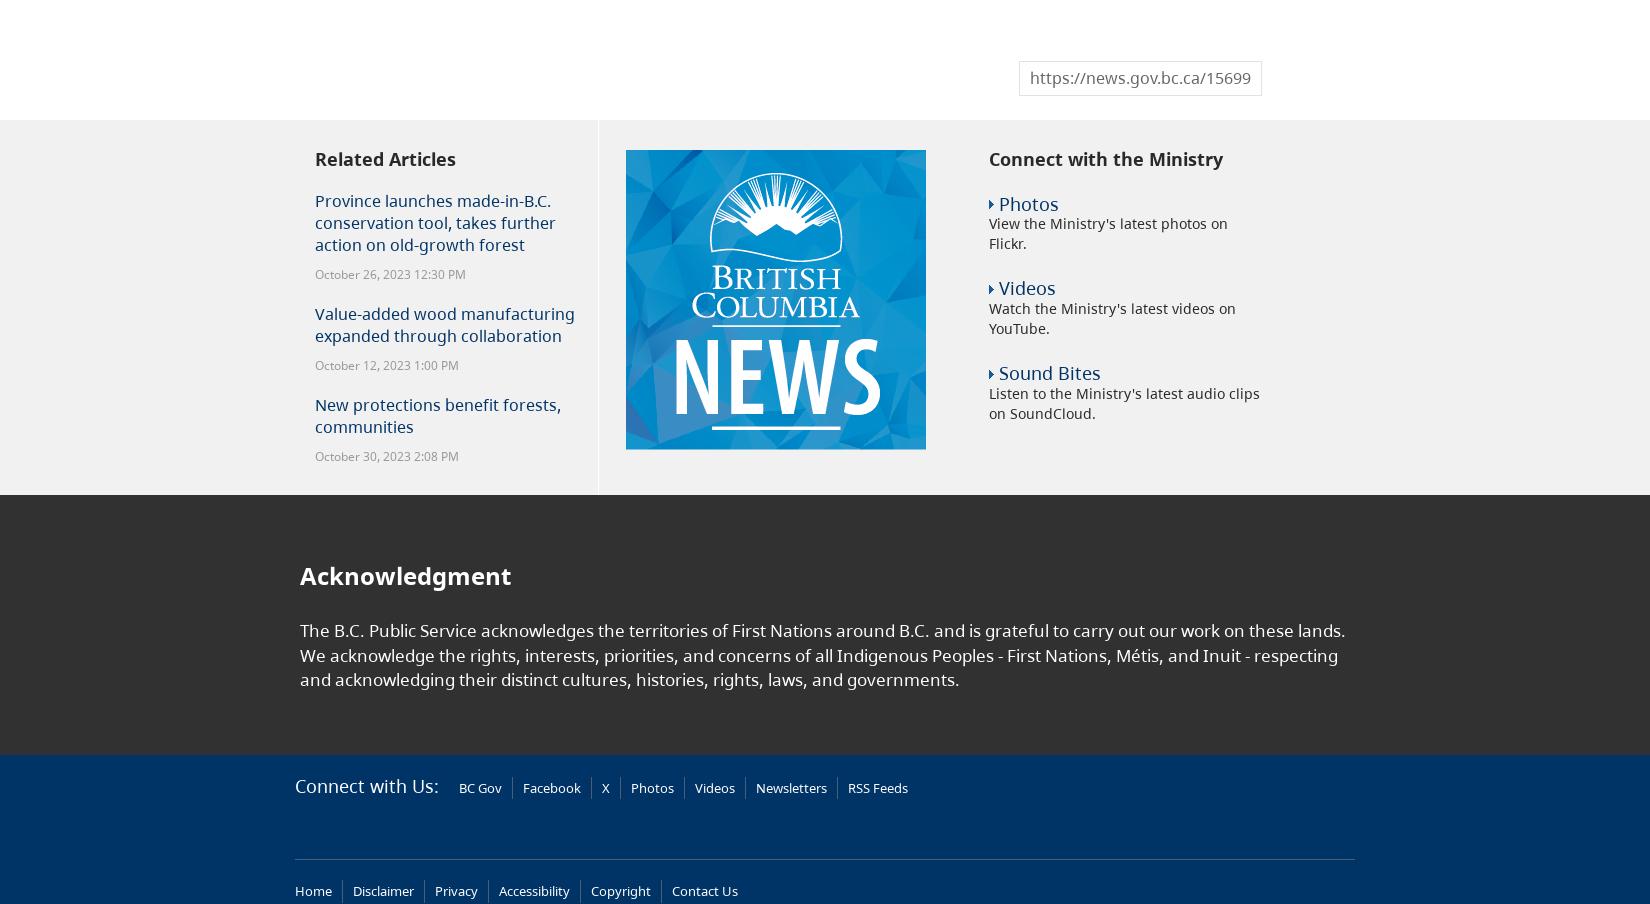  Describe the element at coordinates (989, 157) in the screenshot. I see `'Connect with the Ministry'` at that location.